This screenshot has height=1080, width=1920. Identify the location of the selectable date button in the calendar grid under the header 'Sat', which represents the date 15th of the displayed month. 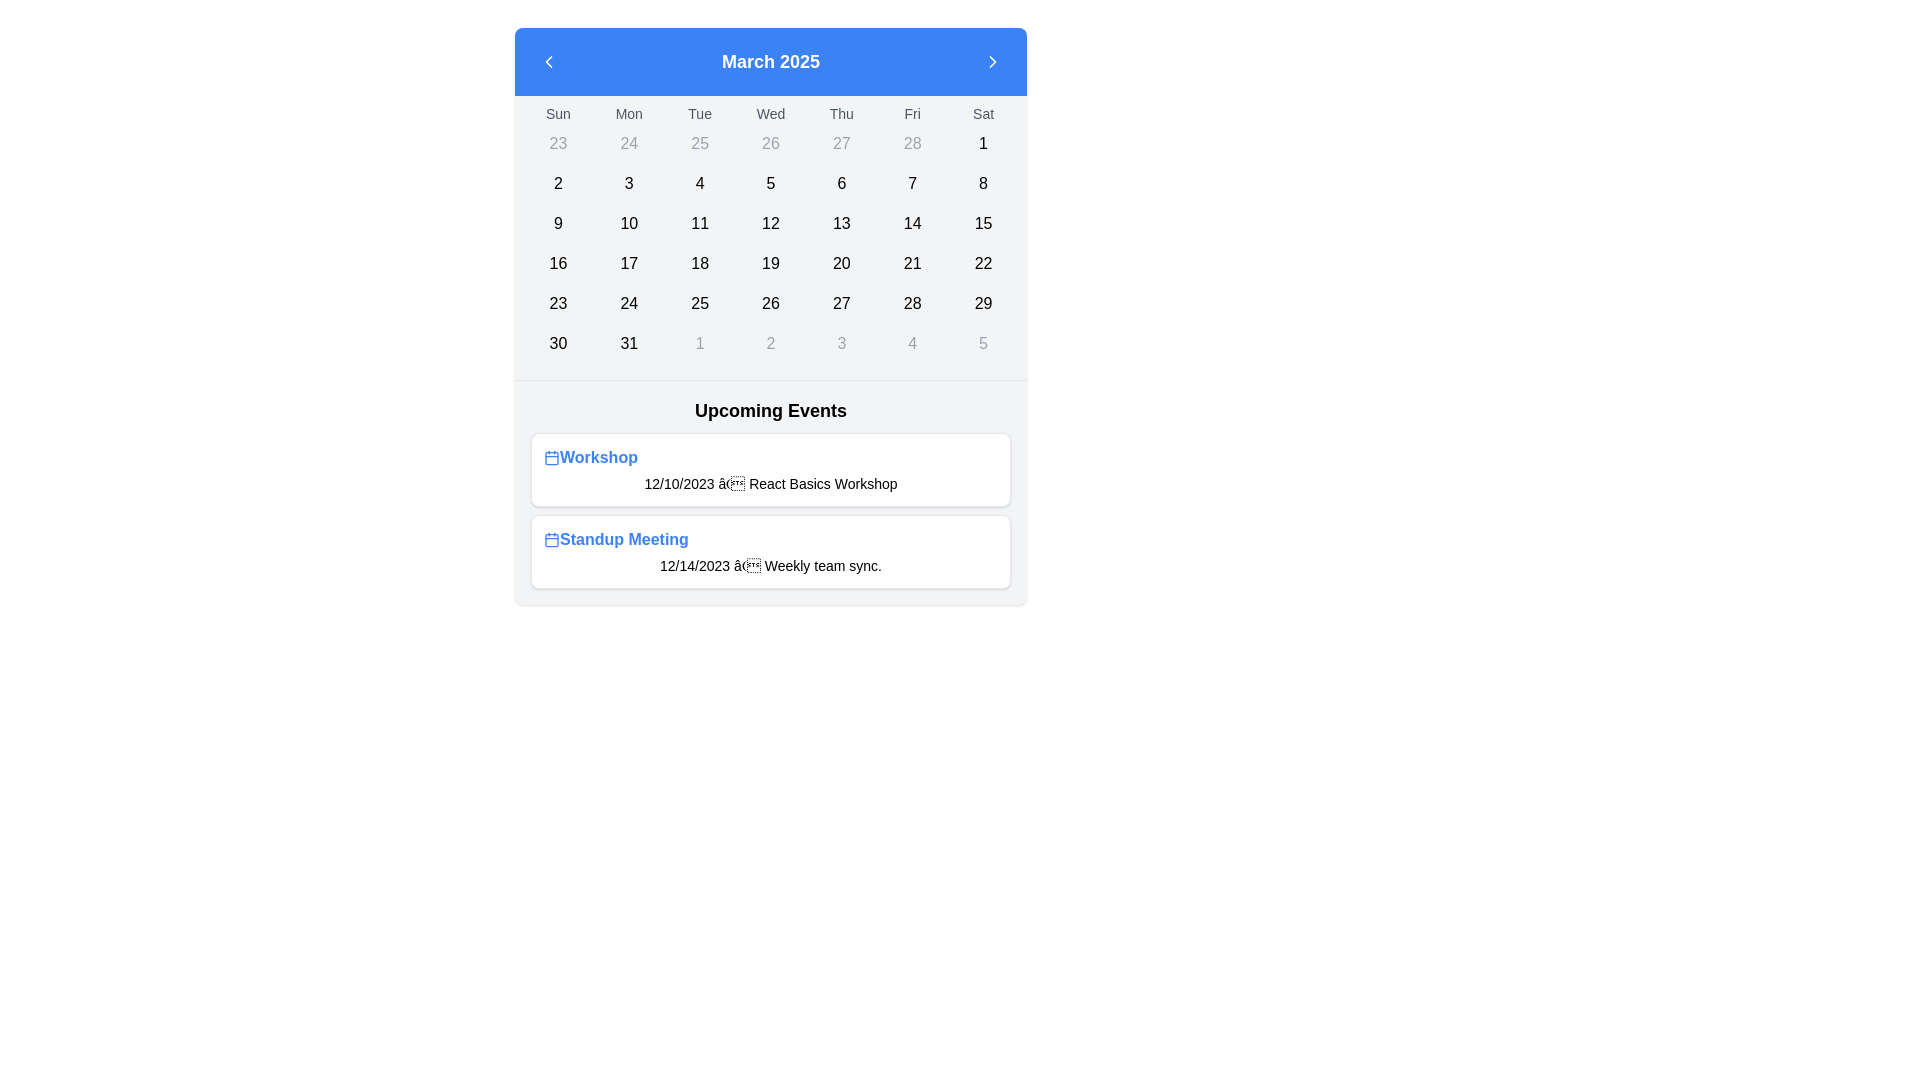
(983, 223).